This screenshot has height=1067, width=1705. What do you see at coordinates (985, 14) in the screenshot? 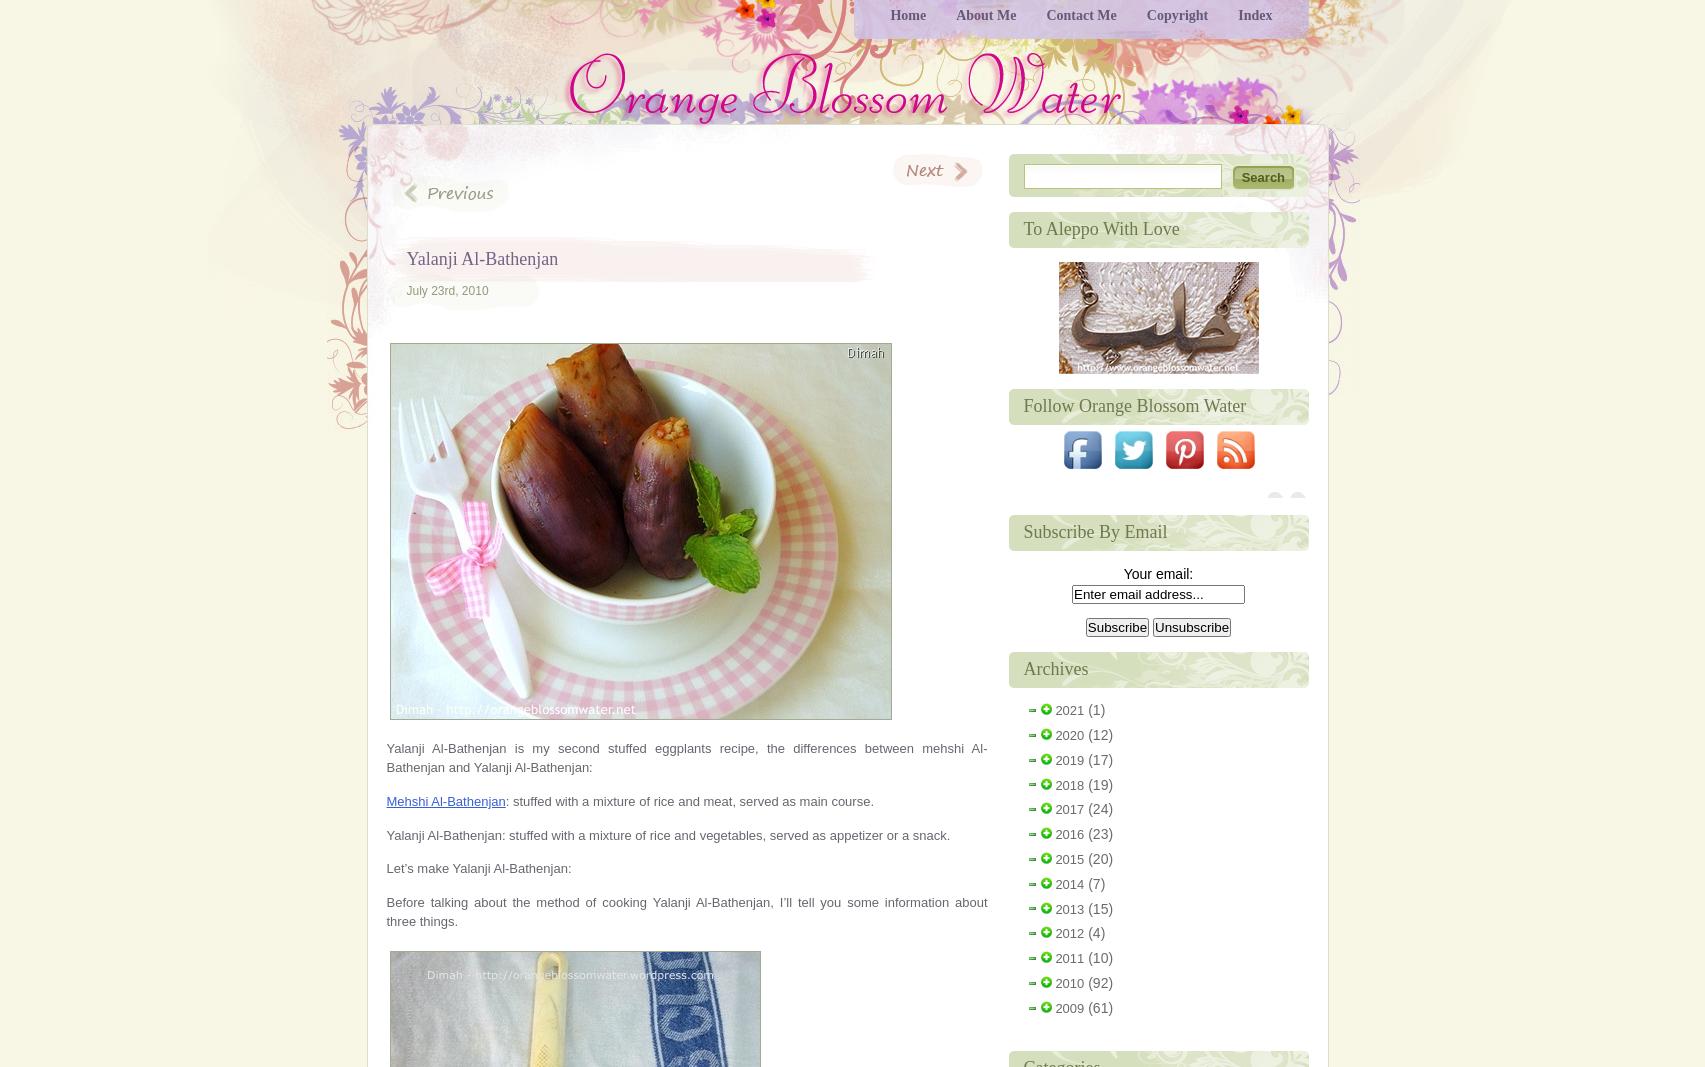
I see `'About Me'` at bounding box center [985, 14].